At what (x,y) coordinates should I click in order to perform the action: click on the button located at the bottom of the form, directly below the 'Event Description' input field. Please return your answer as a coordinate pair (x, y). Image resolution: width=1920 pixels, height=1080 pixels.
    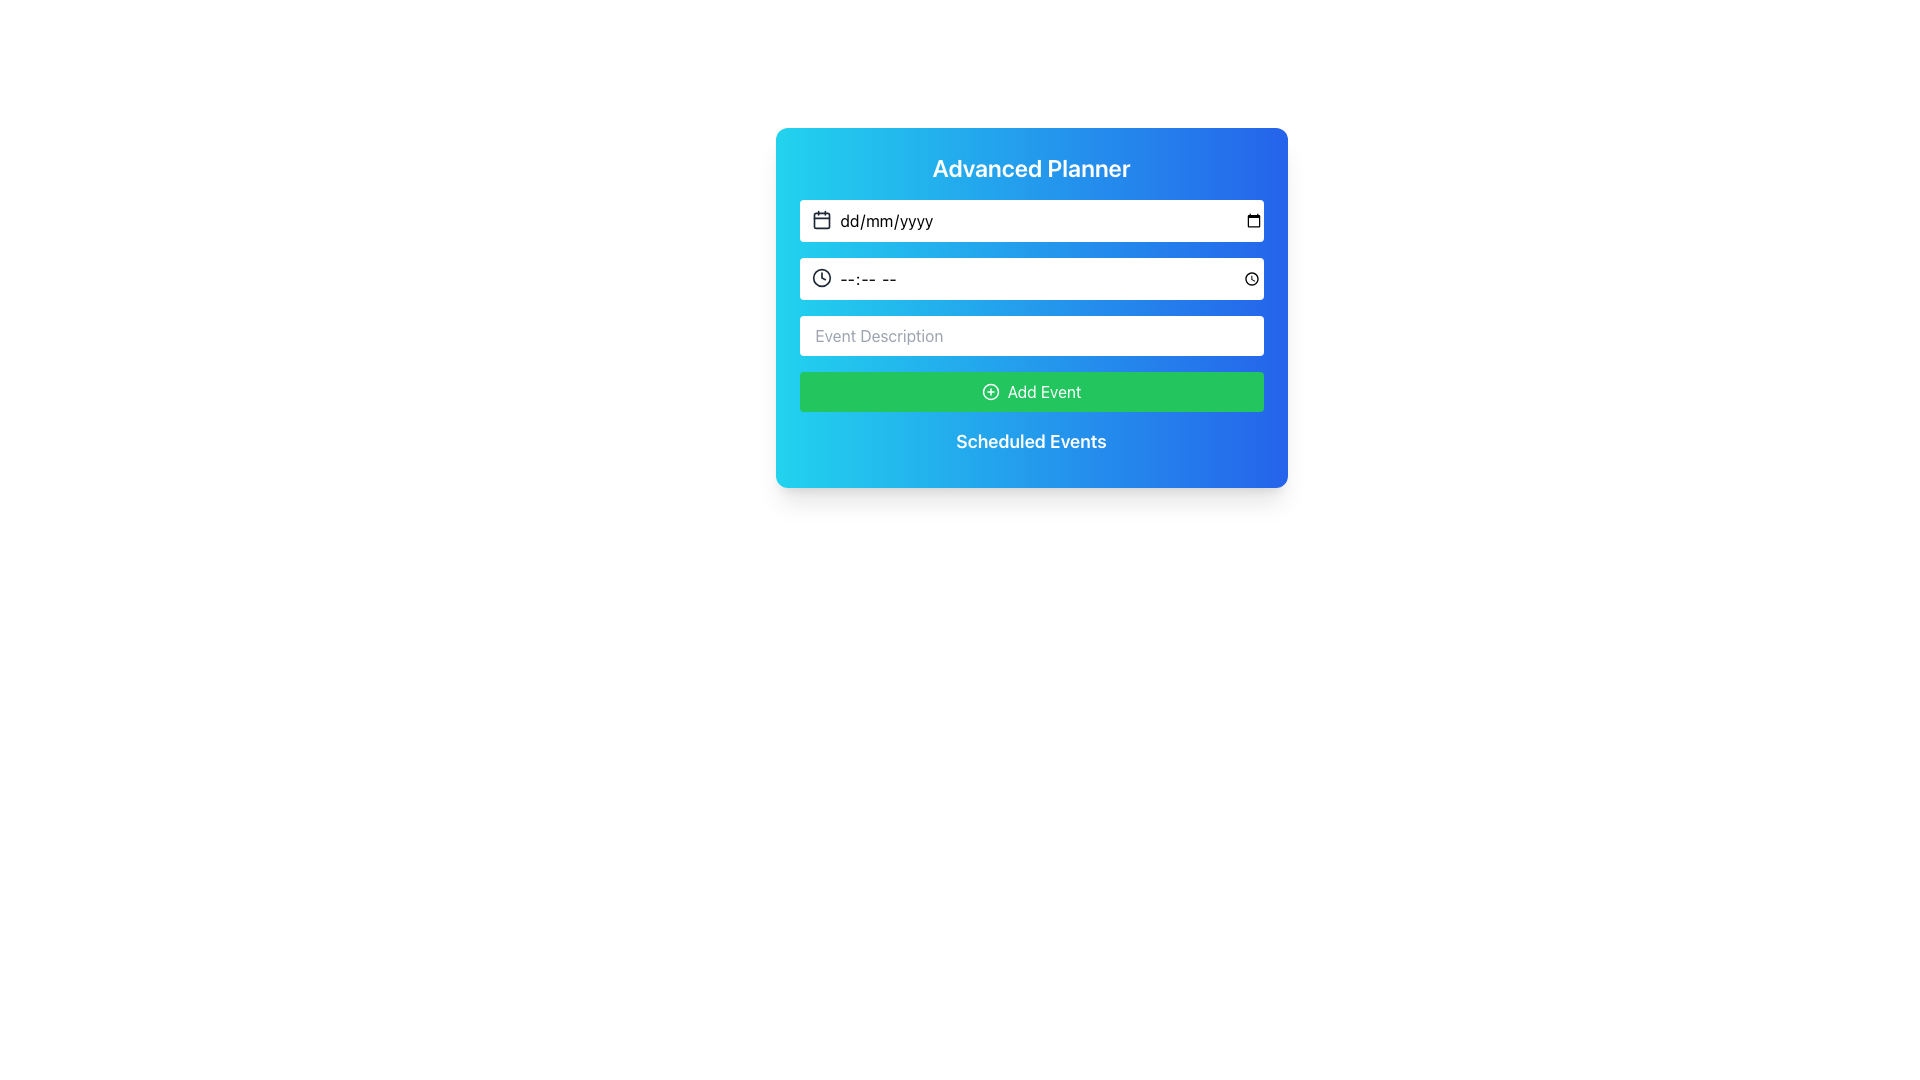
    Looking at the image, I should click on (1031, 392).